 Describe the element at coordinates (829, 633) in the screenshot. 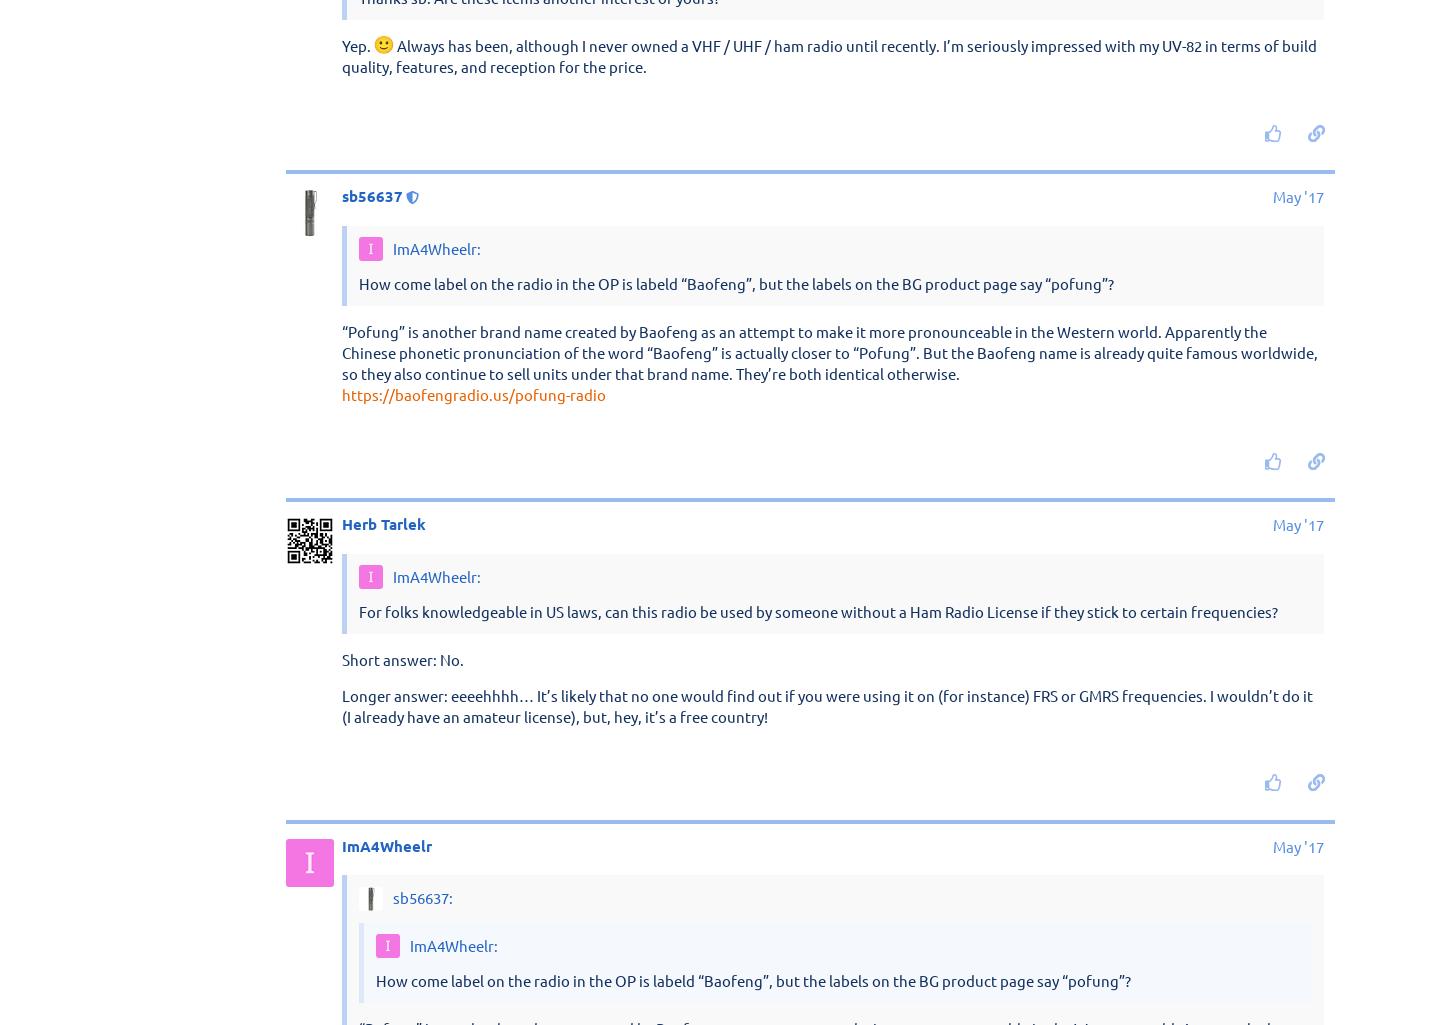

I see `'Always has been, although I never owned a VHF / UHF / ham radio until recently. I’m seriously impressed with my UV-82 in terms of build quality, features, and reception for the price.'` at that location.